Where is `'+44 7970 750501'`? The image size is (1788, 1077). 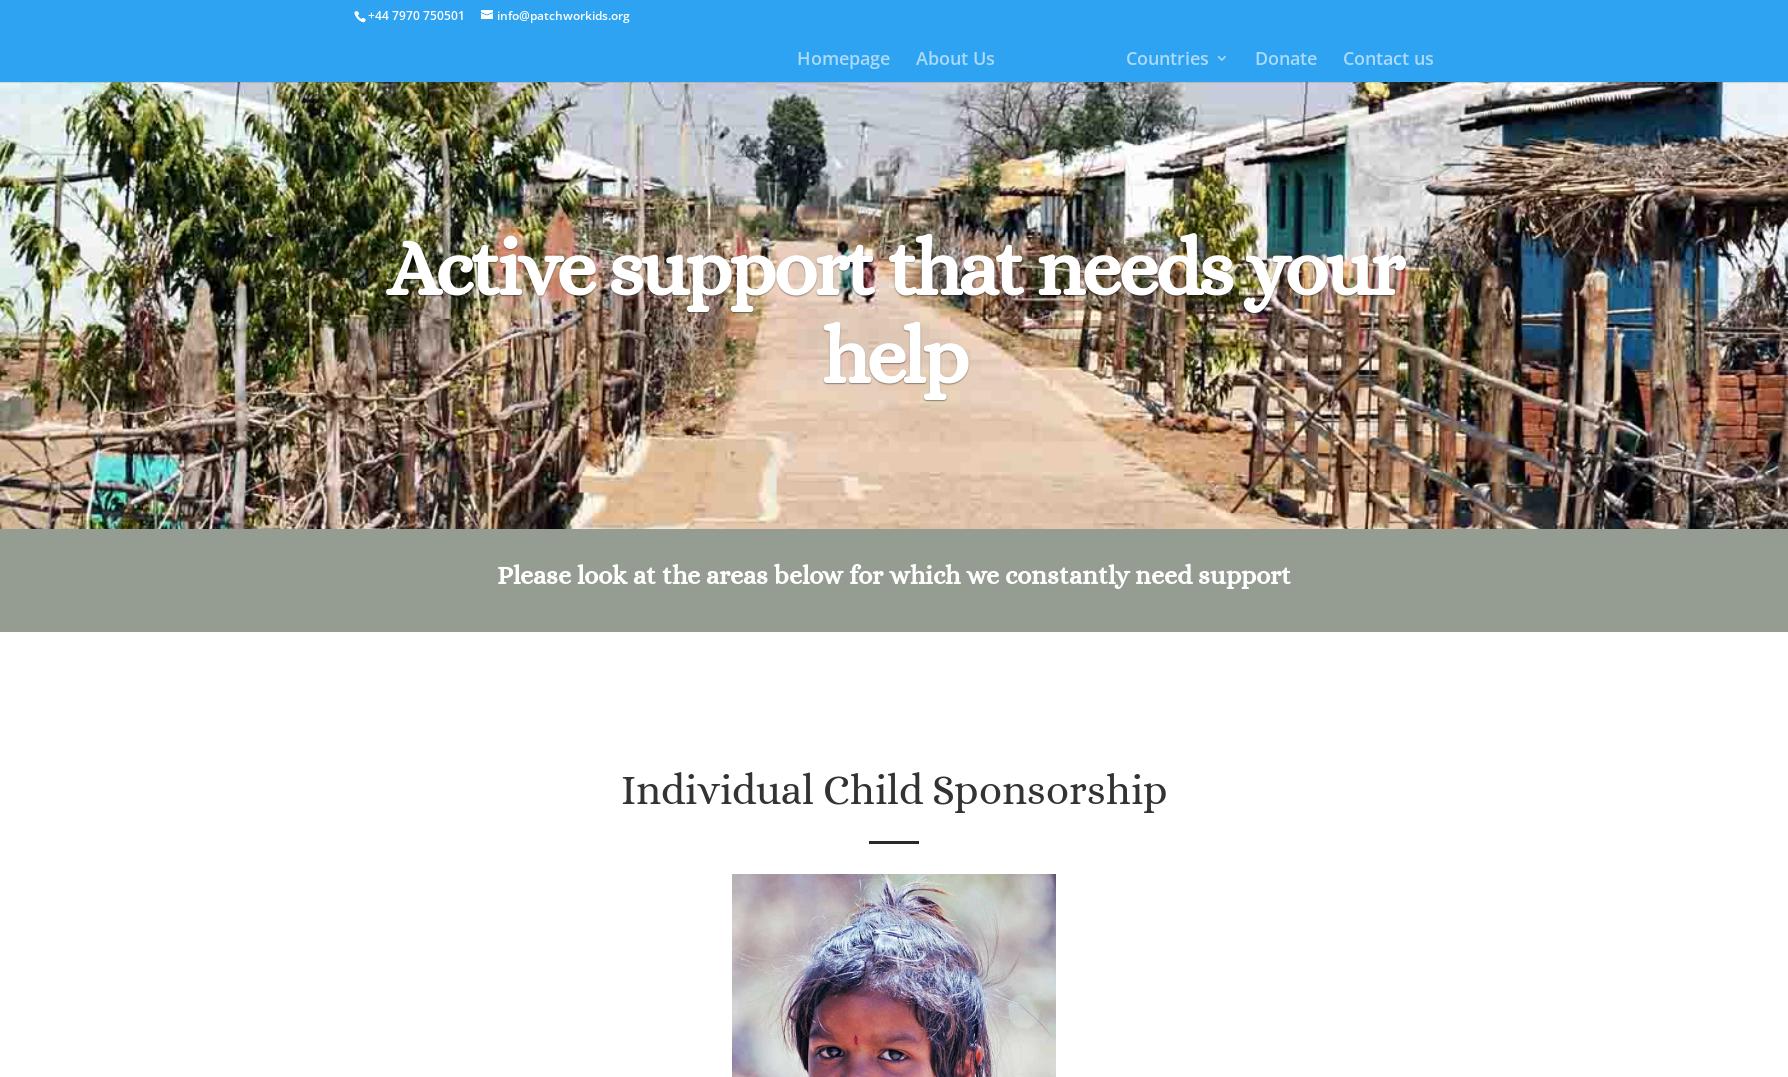
'+44 7970 750501' is located at coordinates (415, 14).